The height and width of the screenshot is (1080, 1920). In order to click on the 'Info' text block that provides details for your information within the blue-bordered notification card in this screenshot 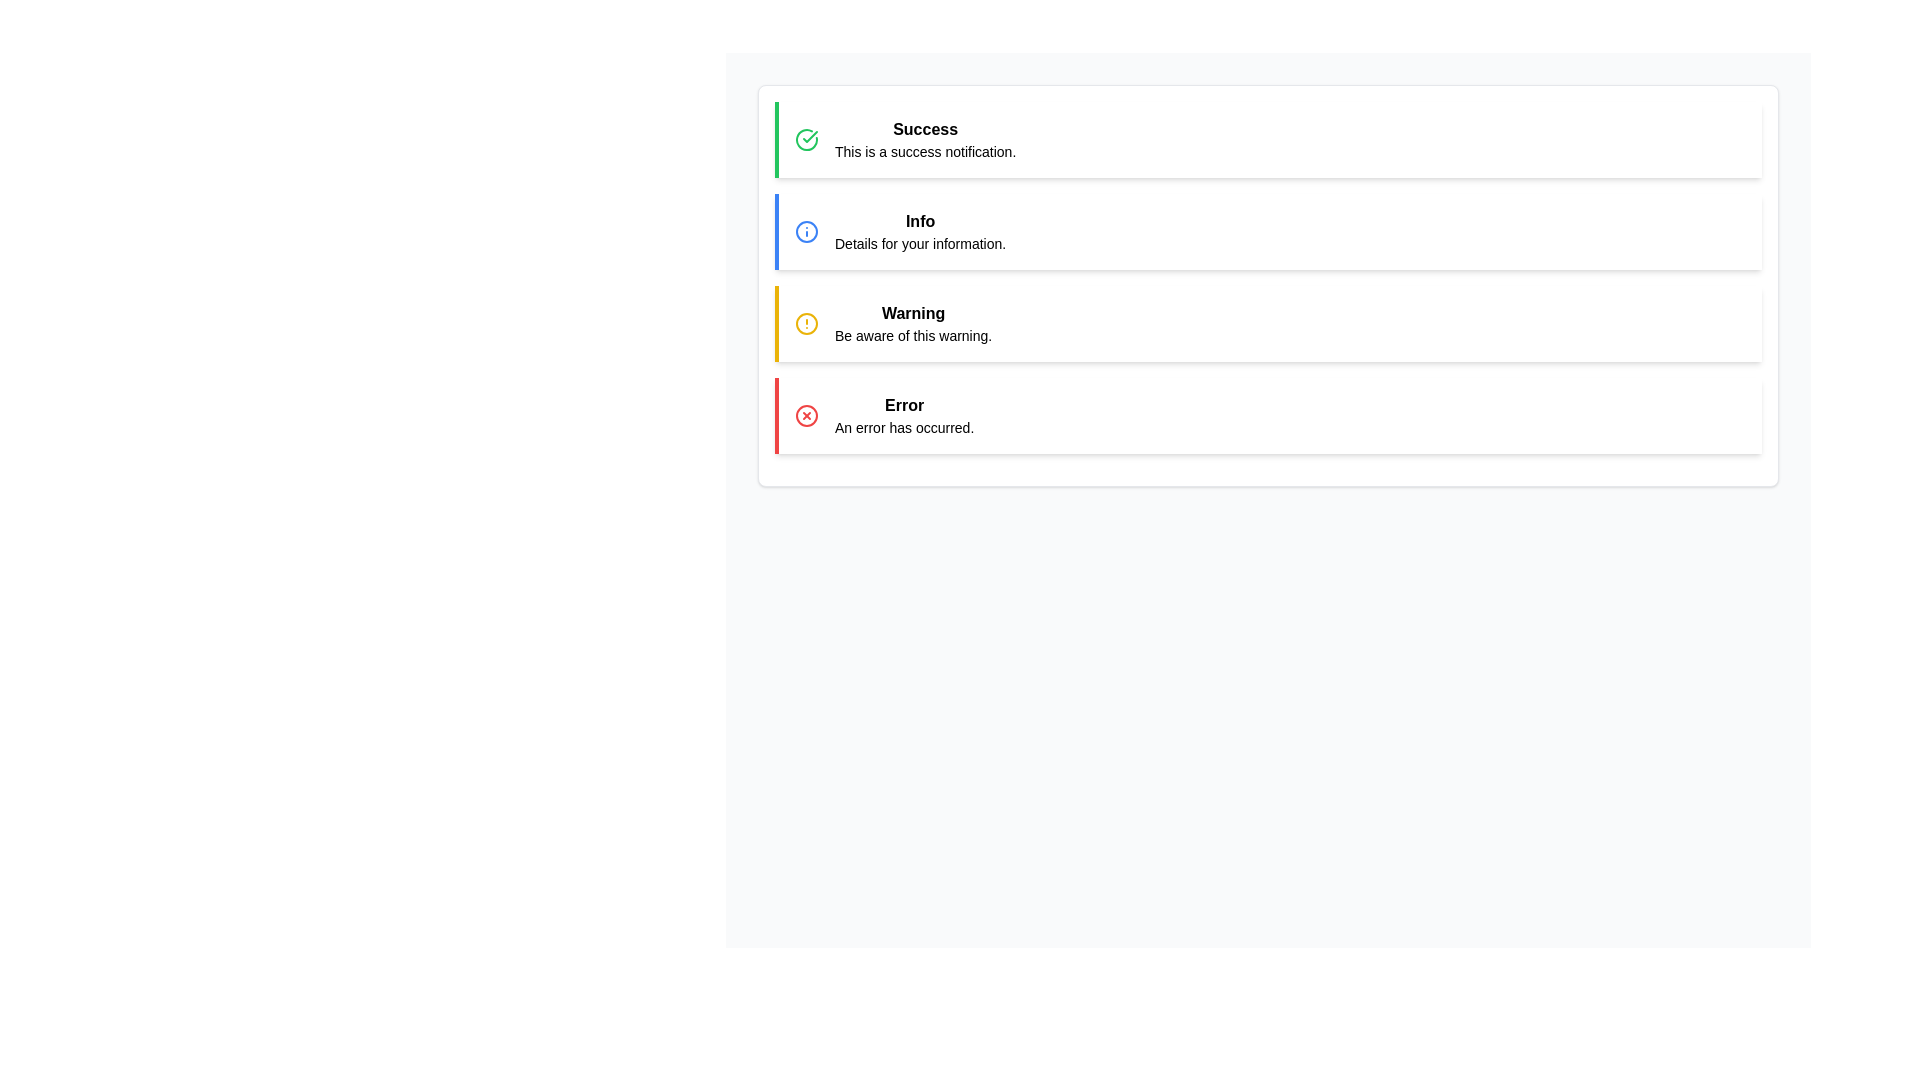, I will do `click(919, 230)`.